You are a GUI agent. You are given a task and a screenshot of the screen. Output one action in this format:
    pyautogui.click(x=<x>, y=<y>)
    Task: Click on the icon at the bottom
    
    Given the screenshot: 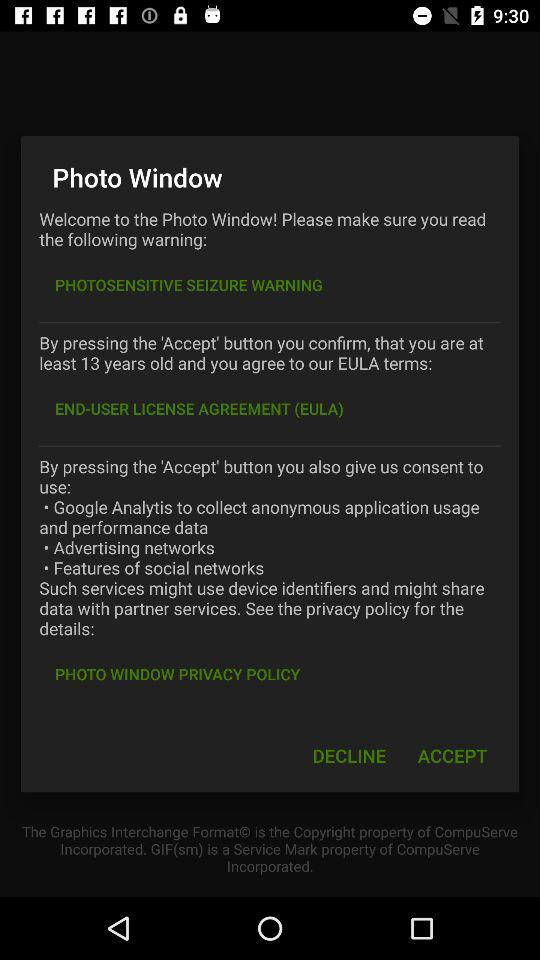 What is the action you would take?
    pyautogui.click(x=348, y=754)
    